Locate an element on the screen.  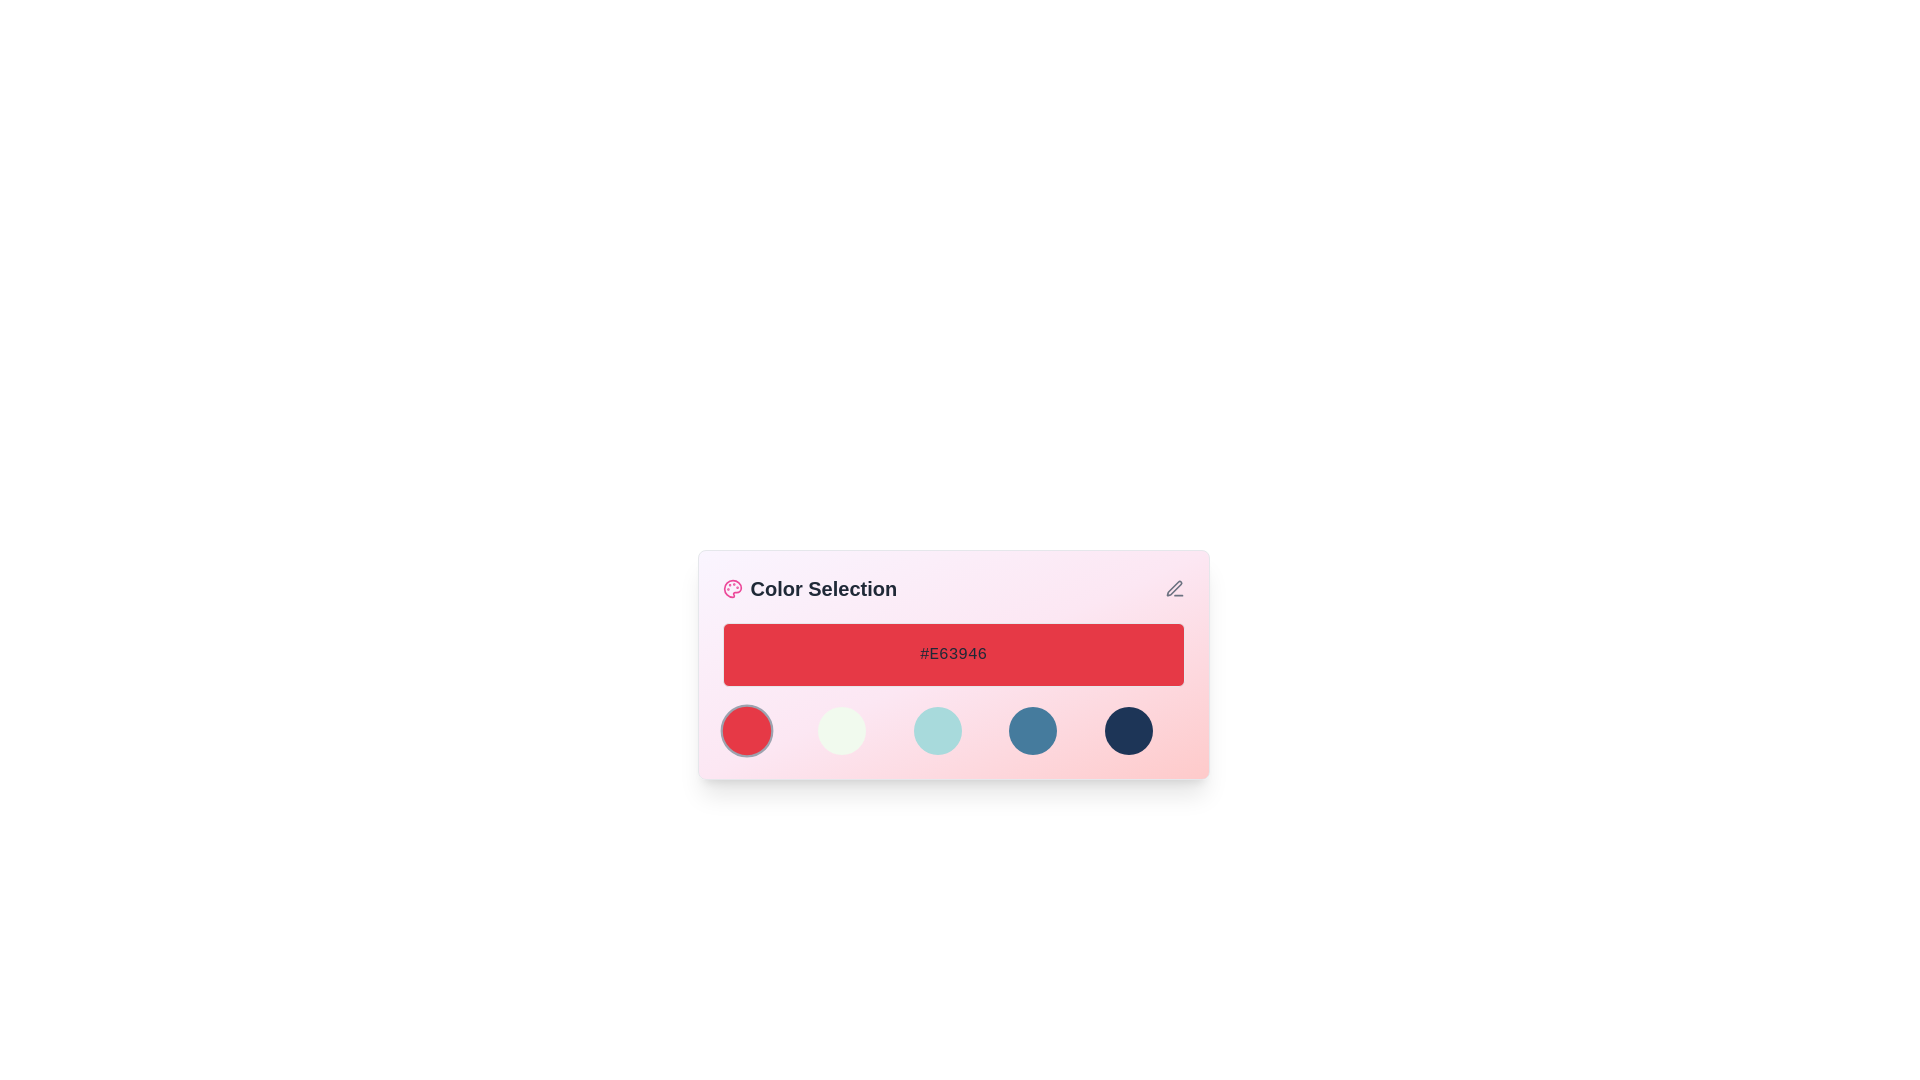
the third circular button with a light turquoise background in the Color Selection section is located at coordinates (936, 731).